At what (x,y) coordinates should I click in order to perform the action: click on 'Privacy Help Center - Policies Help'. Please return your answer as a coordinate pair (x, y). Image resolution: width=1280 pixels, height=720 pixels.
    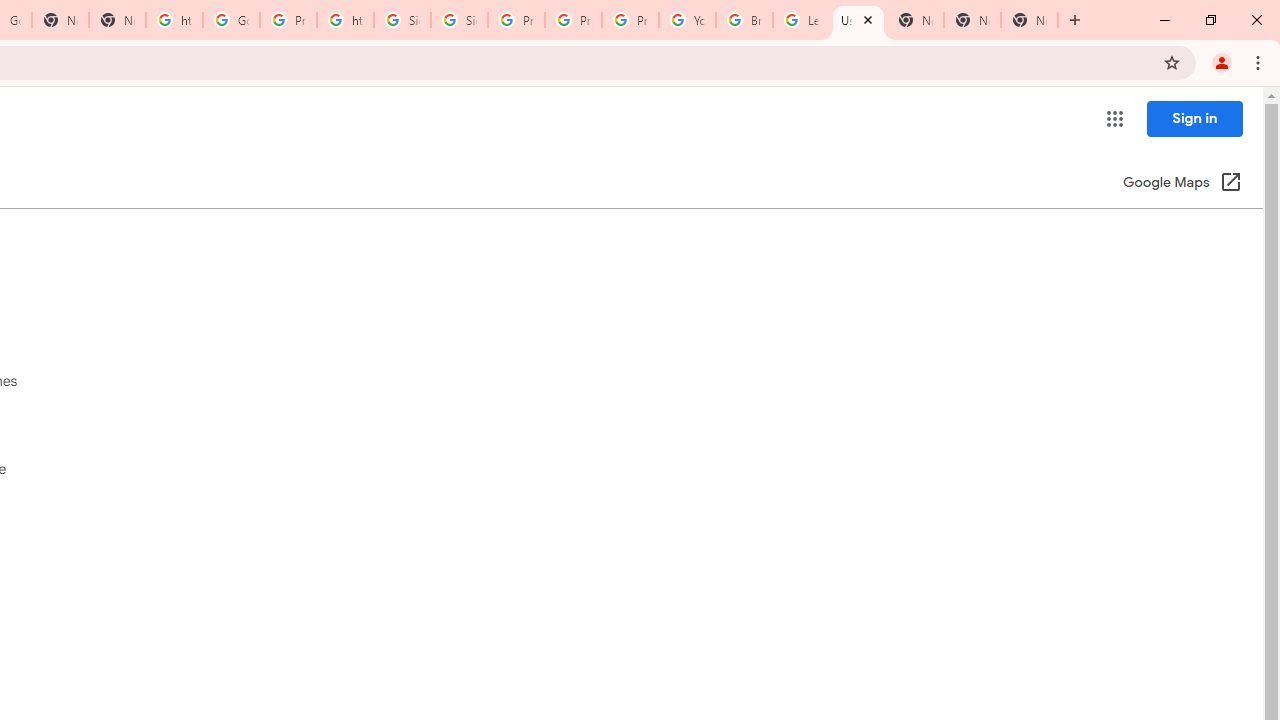
    Looking at the image, I should click on (516, 20).